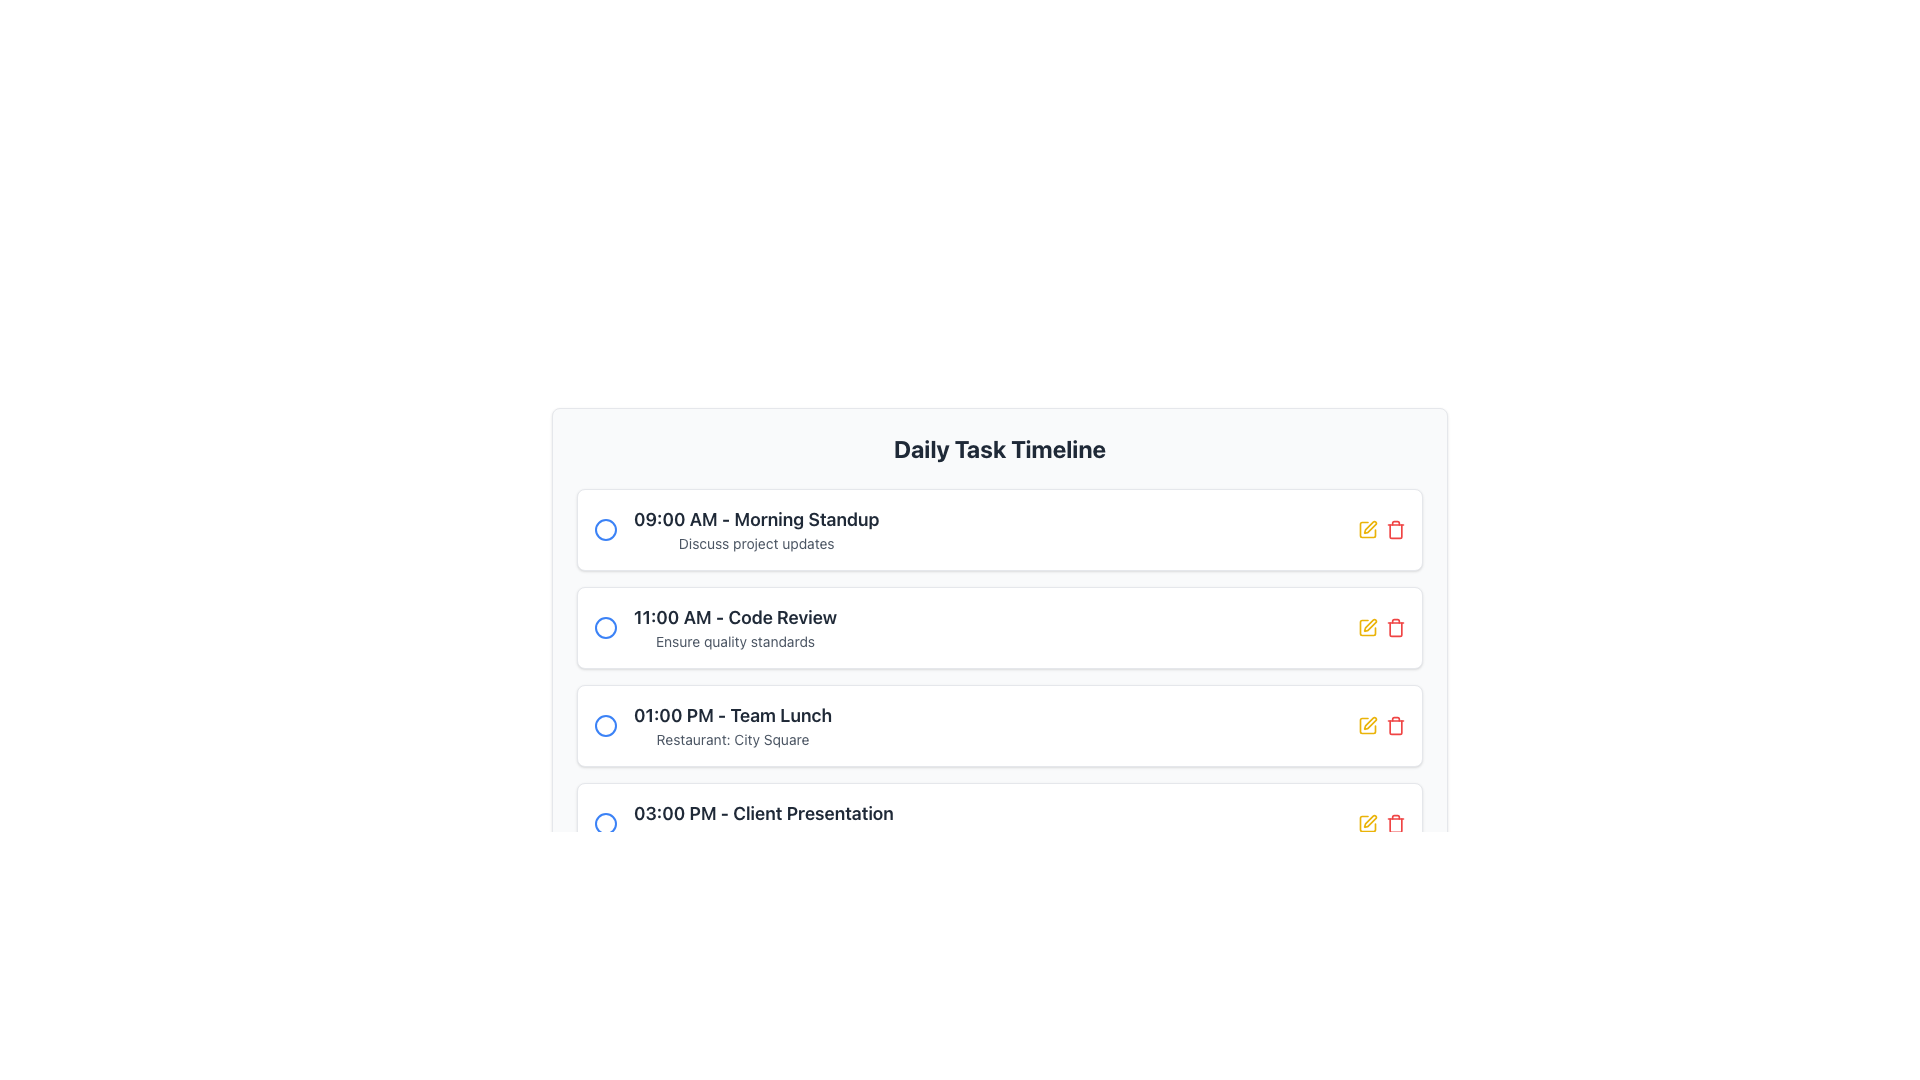 The image size is (1920, 1080). I want to click on the small, yellow pen-like icon located in the third row of the 'Daily Task Timeline' section to initiate the editing functionality, so click(1367, 725).